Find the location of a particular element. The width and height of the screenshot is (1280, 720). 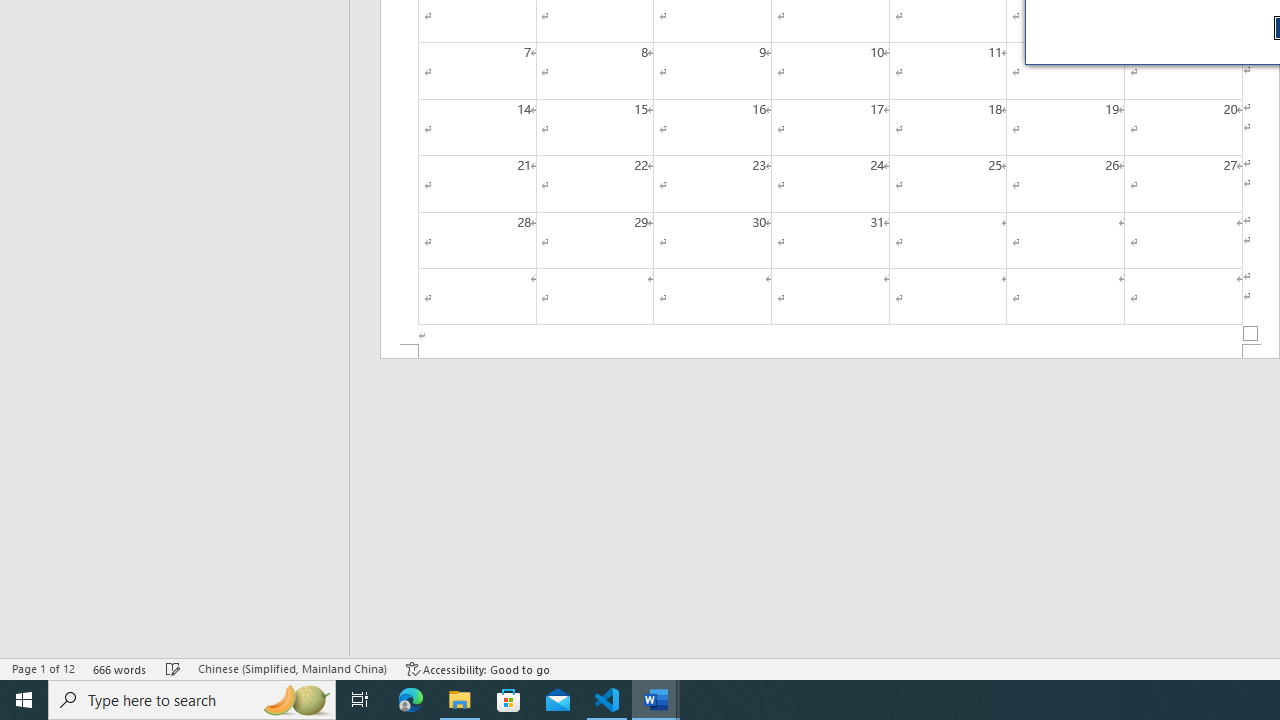

'Word - 2 running windows' is located at coordinates (656, 698).